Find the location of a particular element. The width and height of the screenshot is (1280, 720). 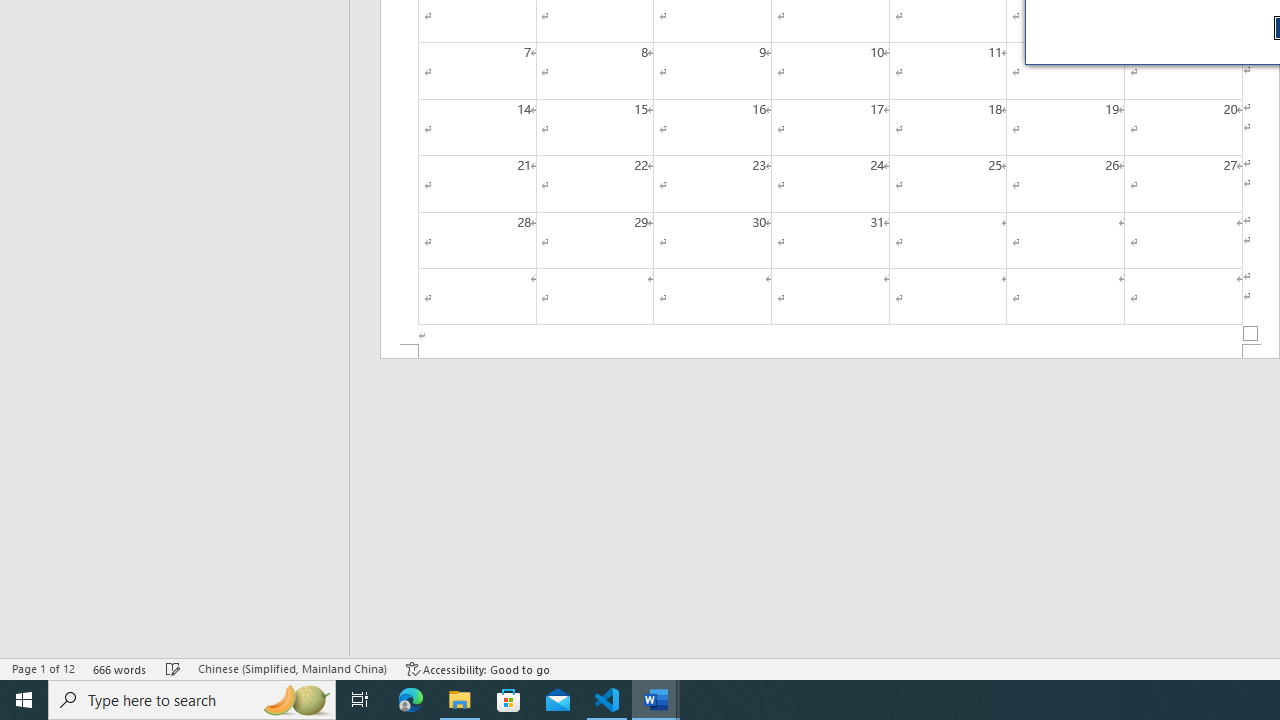

'Word - 2 running windows' is located at coordinates (656, 698).